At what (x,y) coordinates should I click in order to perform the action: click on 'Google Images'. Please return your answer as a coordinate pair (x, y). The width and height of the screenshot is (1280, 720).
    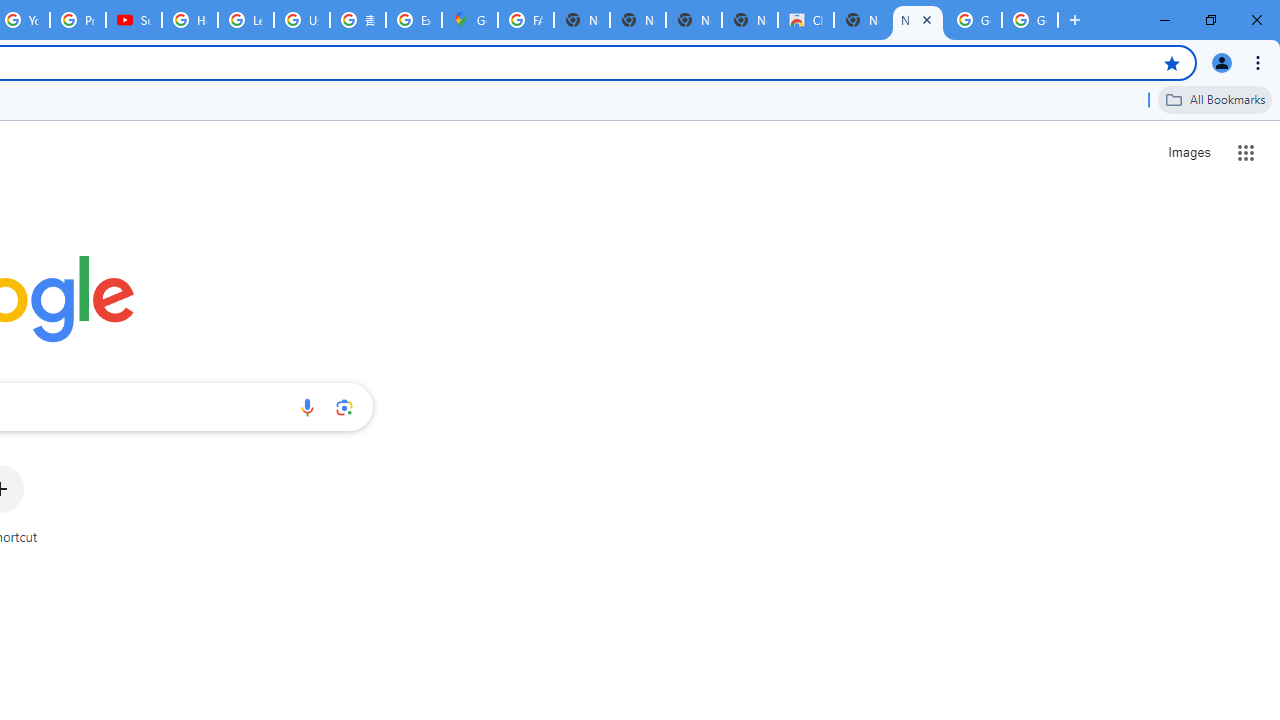
    Looking at the image, I should click on (974, 20).